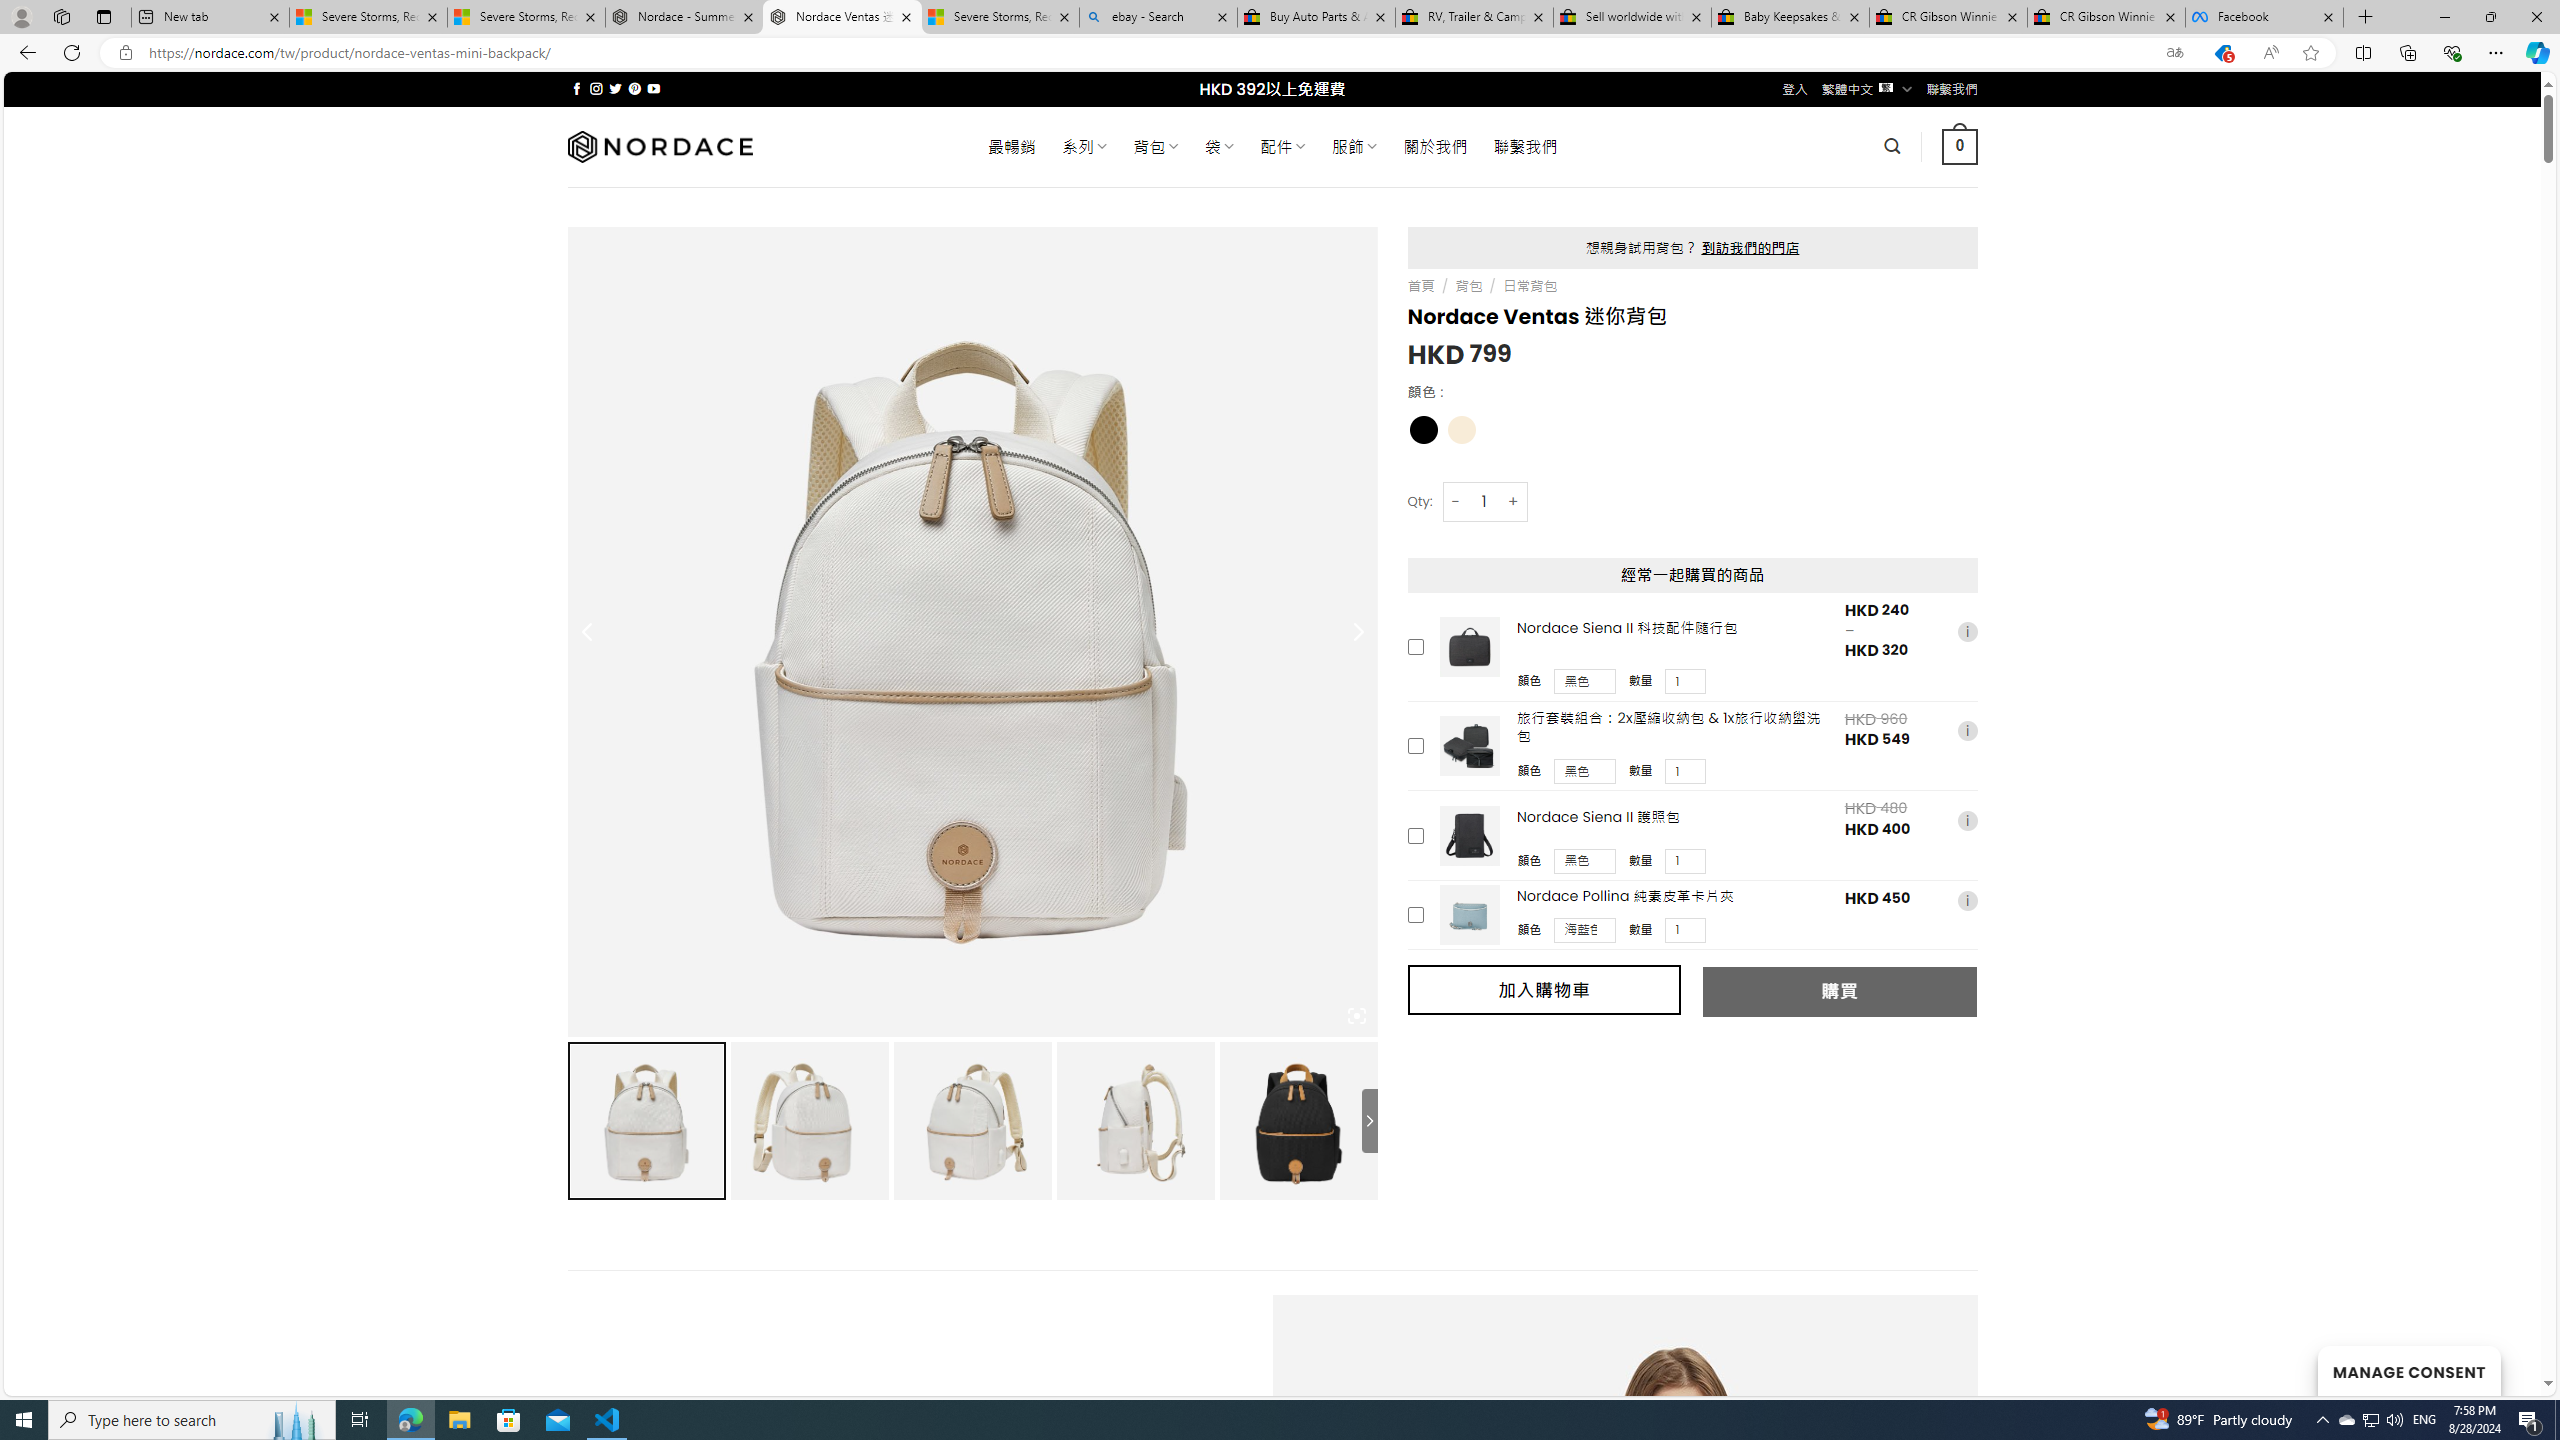 The image size is (2560, 1440). Describe the element at coordinates (1455, 501) in the screenshot. I see `'-'` at that location.